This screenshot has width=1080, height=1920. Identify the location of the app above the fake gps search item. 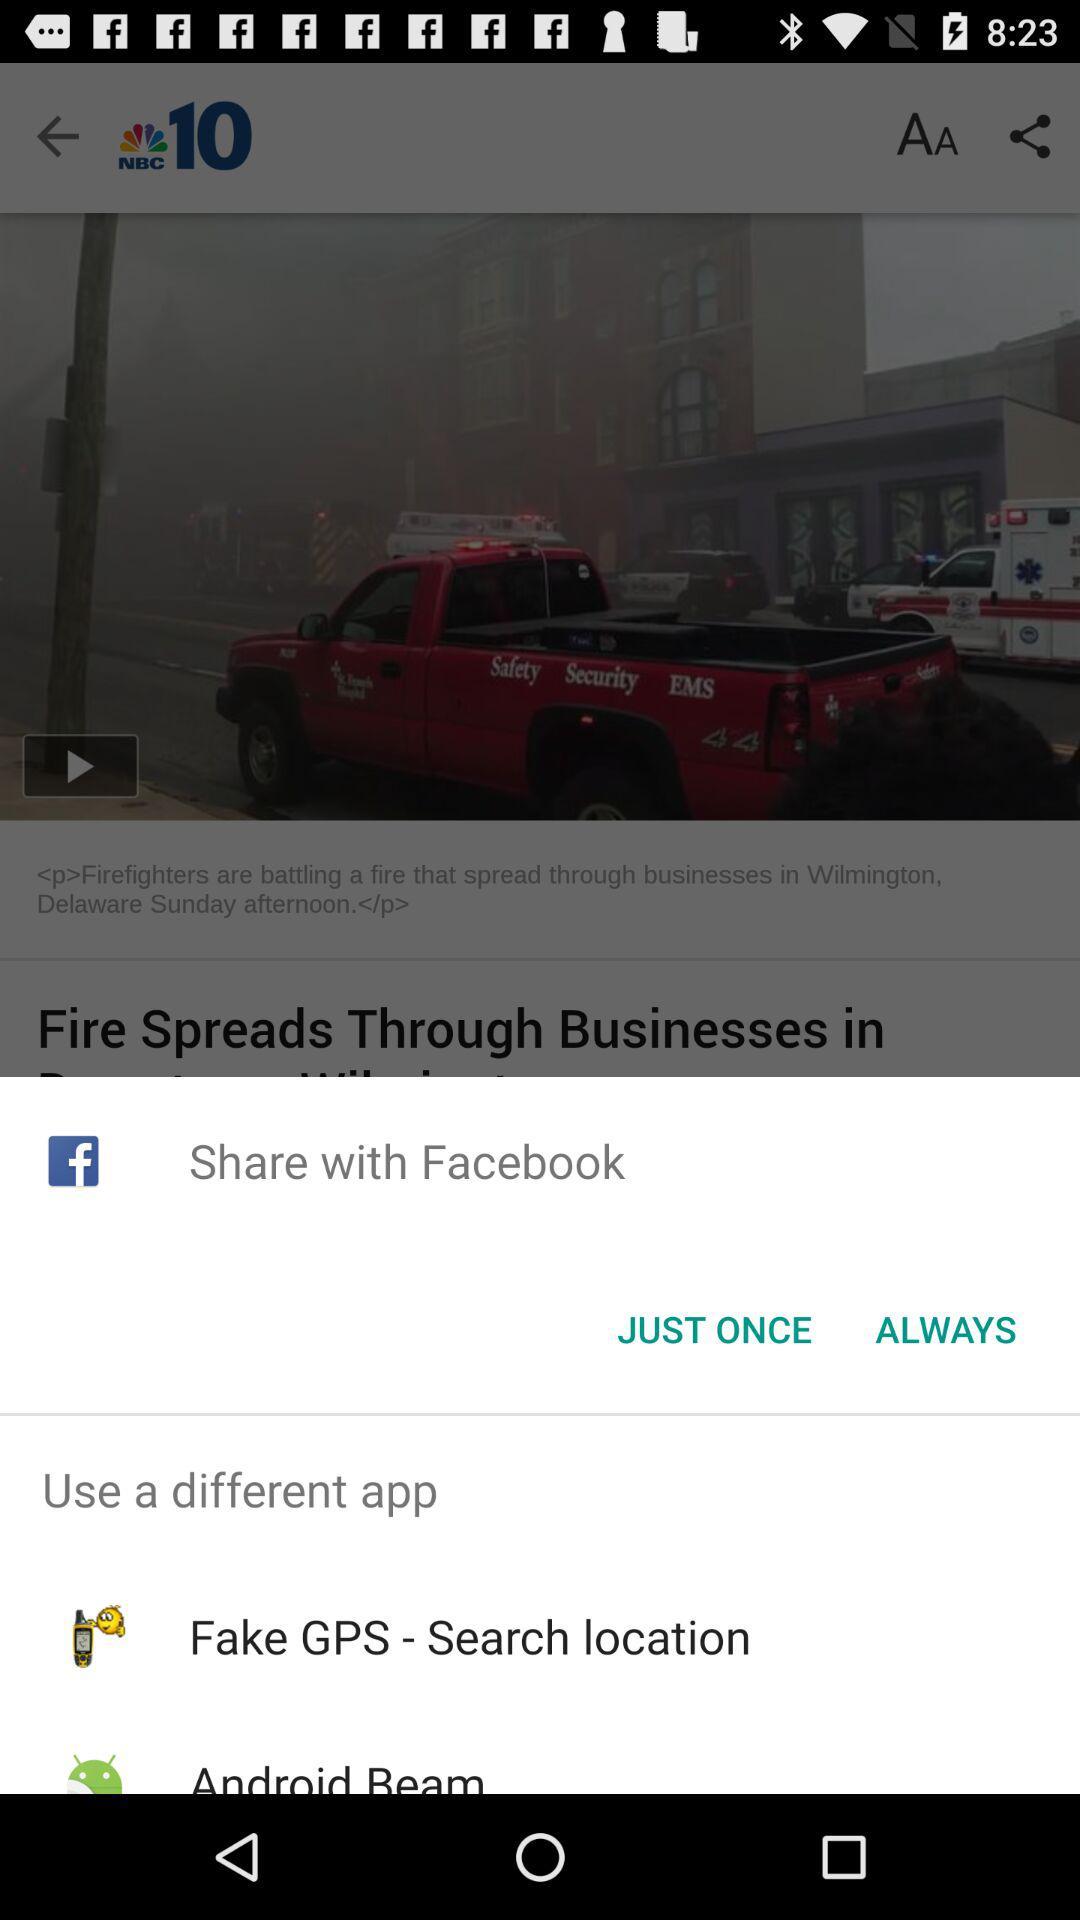
(540, 1489).